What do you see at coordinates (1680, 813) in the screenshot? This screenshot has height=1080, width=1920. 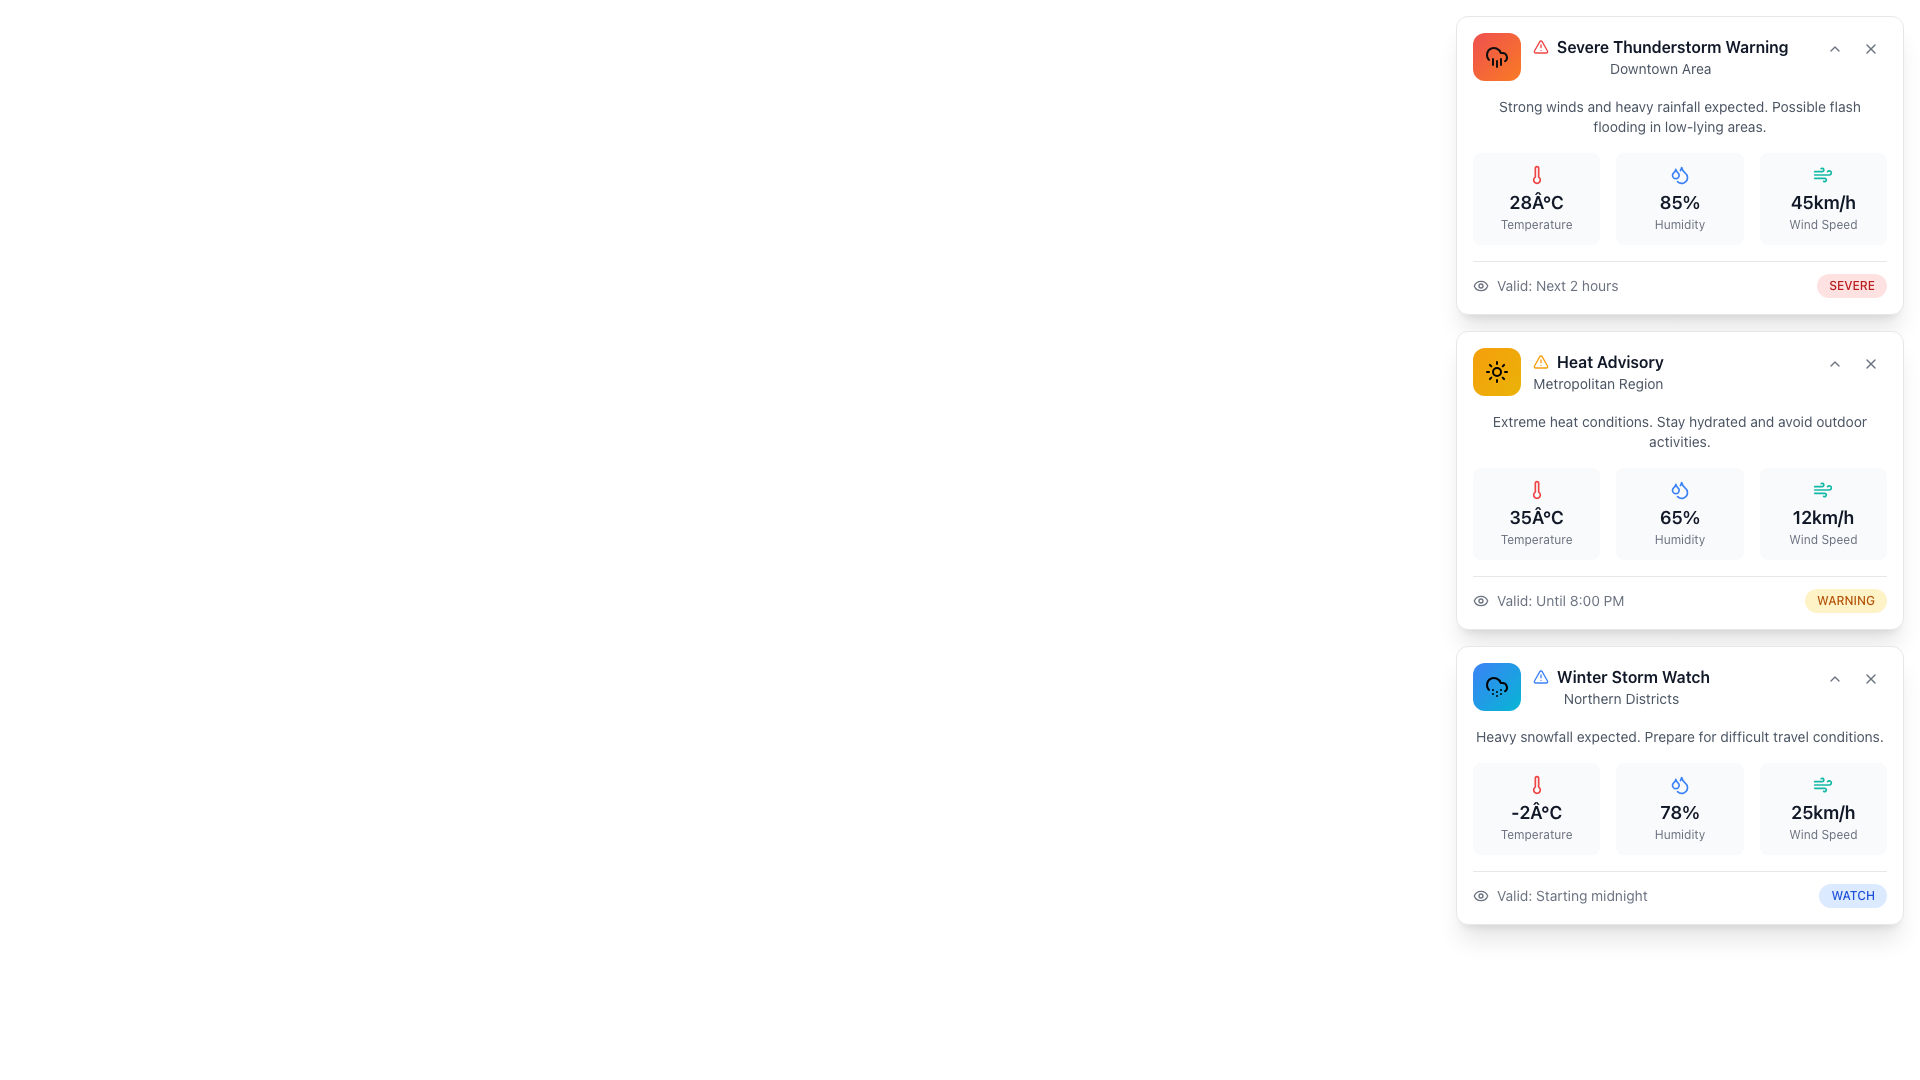 I see `humidity level percentage displayed in the central column under the 'Humidity' label within the 'Winter Storm Watch' card` at bounding box center [1680, 813].